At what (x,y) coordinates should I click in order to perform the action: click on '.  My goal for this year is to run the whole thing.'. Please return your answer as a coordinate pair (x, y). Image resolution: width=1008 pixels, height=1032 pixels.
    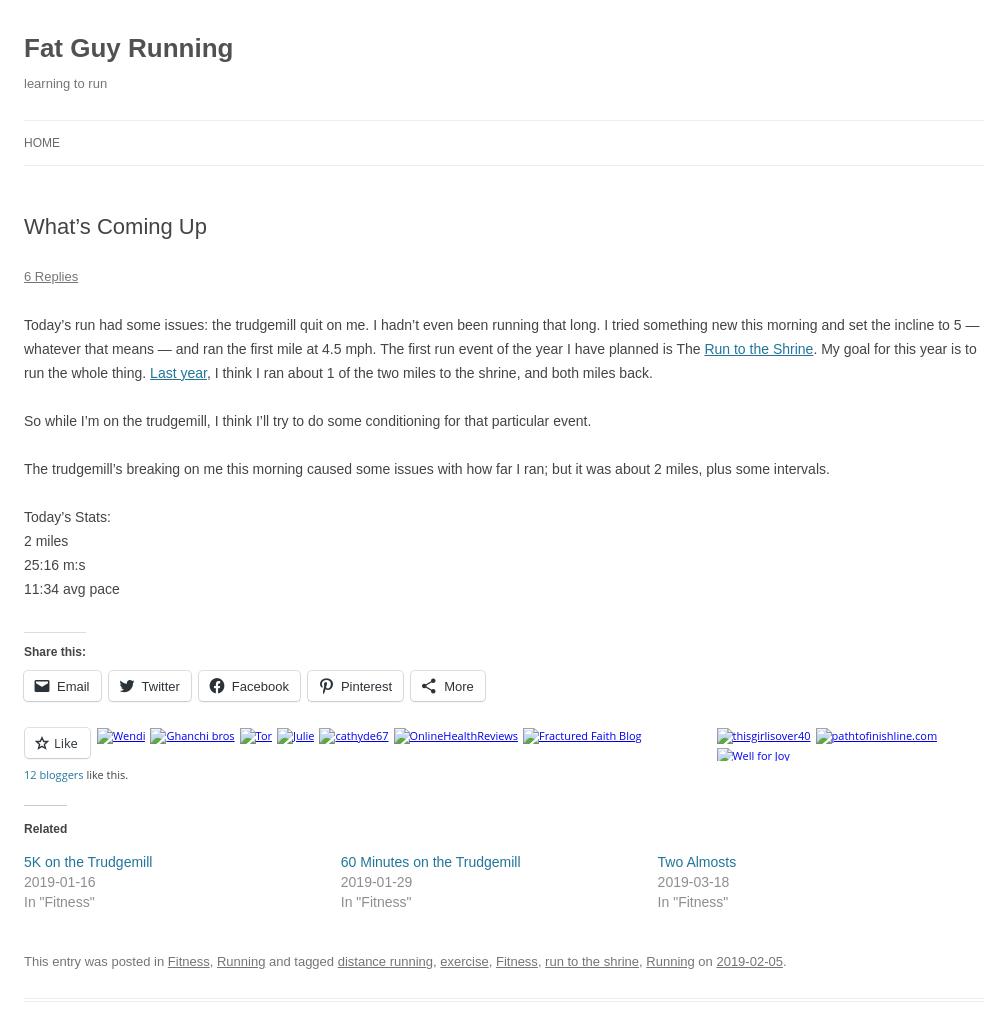
    Looking at the image, I should click on (499, 359).